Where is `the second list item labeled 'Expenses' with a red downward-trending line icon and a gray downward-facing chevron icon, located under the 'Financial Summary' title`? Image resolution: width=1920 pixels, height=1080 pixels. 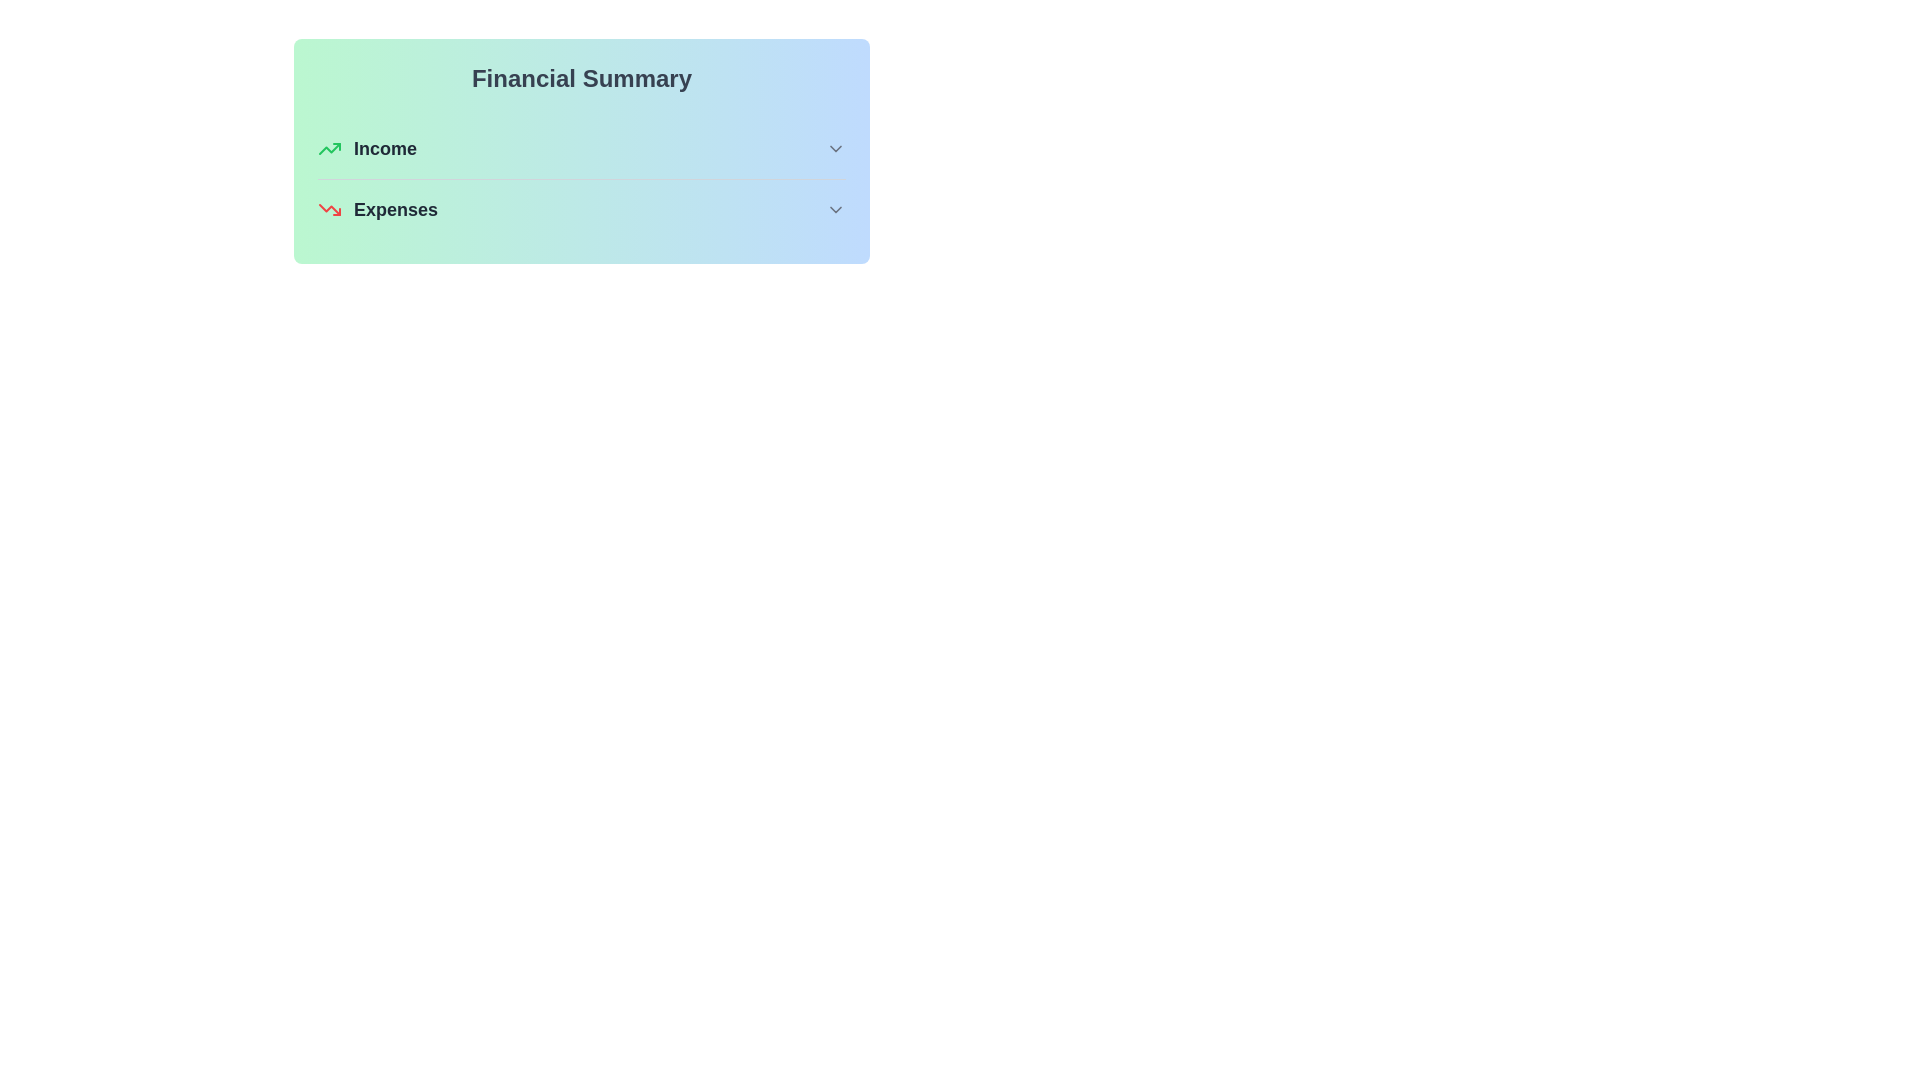
the second list item labeled 'Expenses' with a red downward-trending line icon and a gray downward-facing chevron icon, located under the 'Financial Summary' title is located at coordinates (580, 209).